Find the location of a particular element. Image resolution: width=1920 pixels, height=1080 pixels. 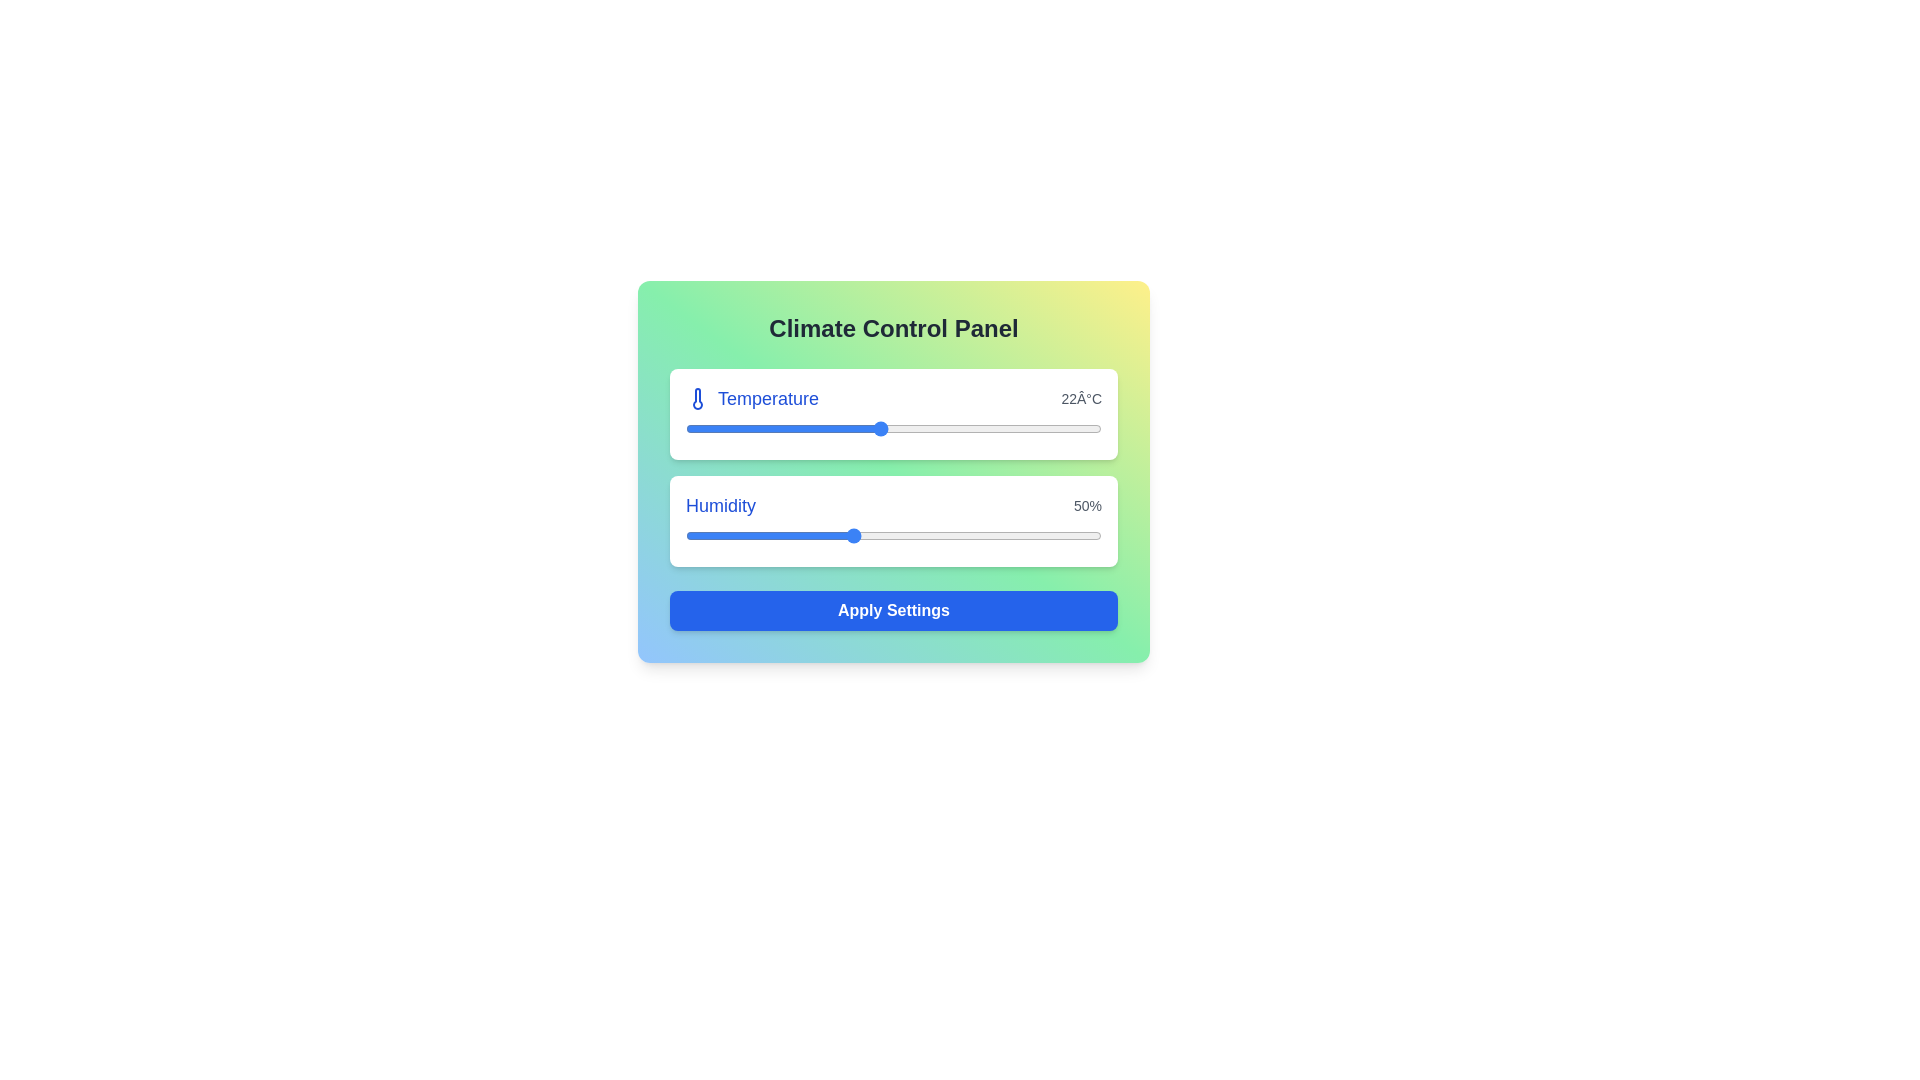

the temperature slider is located at coordinates (1045, 427).